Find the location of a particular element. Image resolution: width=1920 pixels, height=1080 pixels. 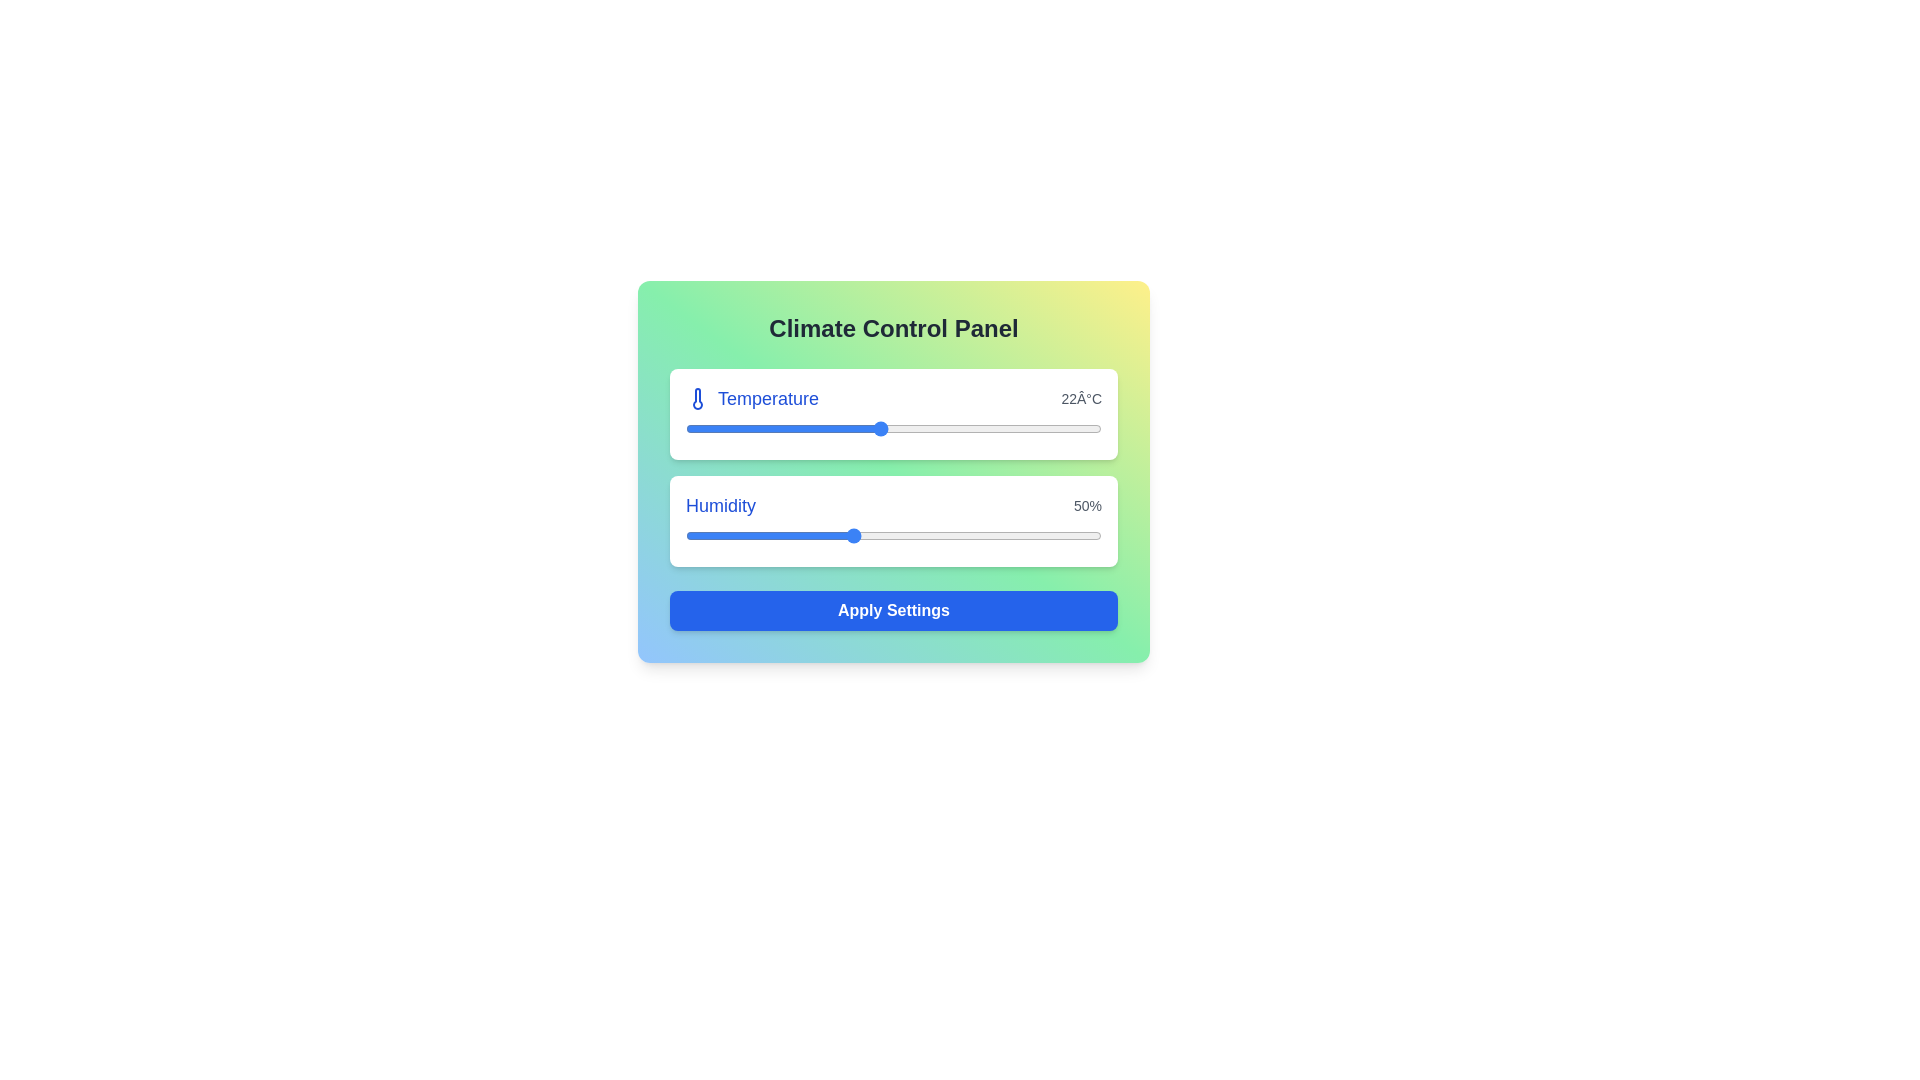

the temperature slider is located at coordinates (1045, 427).